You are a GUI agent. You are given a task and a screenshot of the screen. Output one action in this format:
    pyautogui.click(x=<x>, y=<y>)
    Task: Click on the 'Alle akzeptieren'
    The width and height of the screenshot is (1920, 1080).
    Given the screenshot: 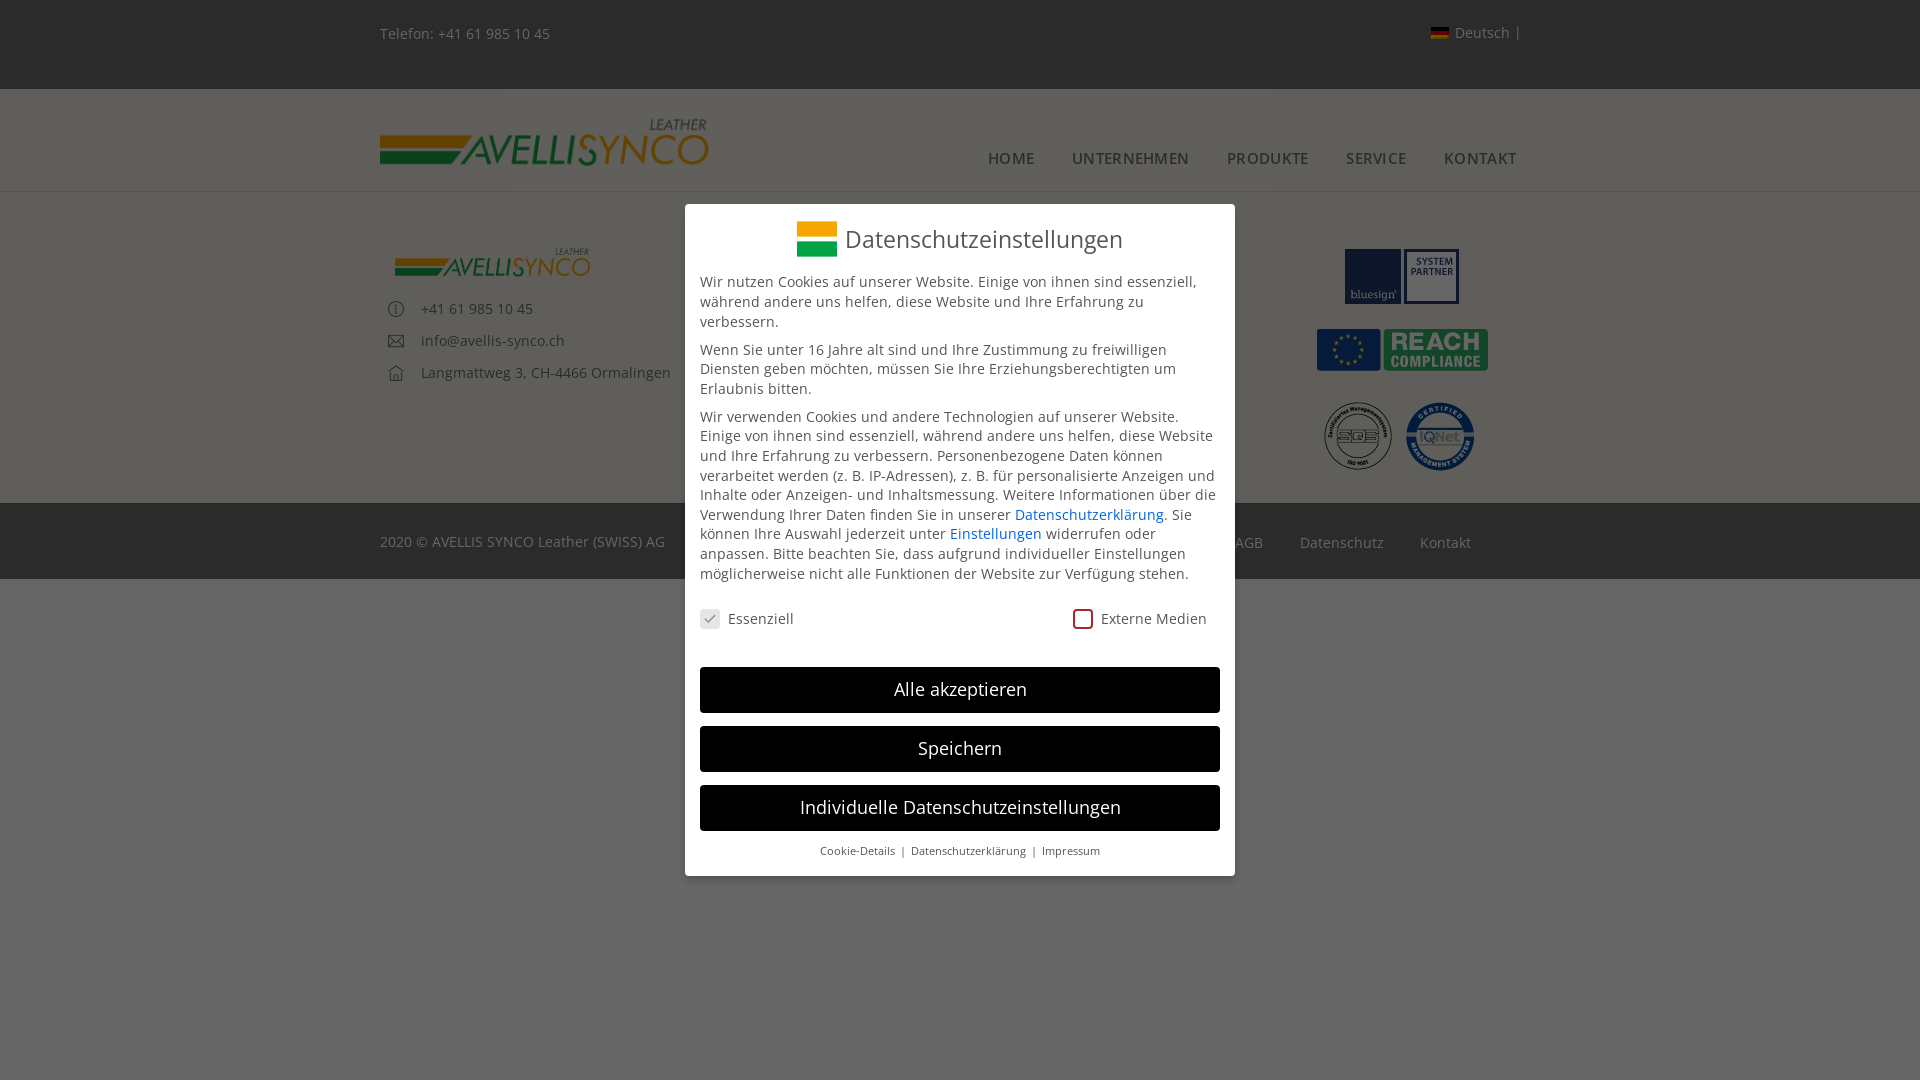 What is the action you would take?
    pyautogui.click(x=960, y=689)
    